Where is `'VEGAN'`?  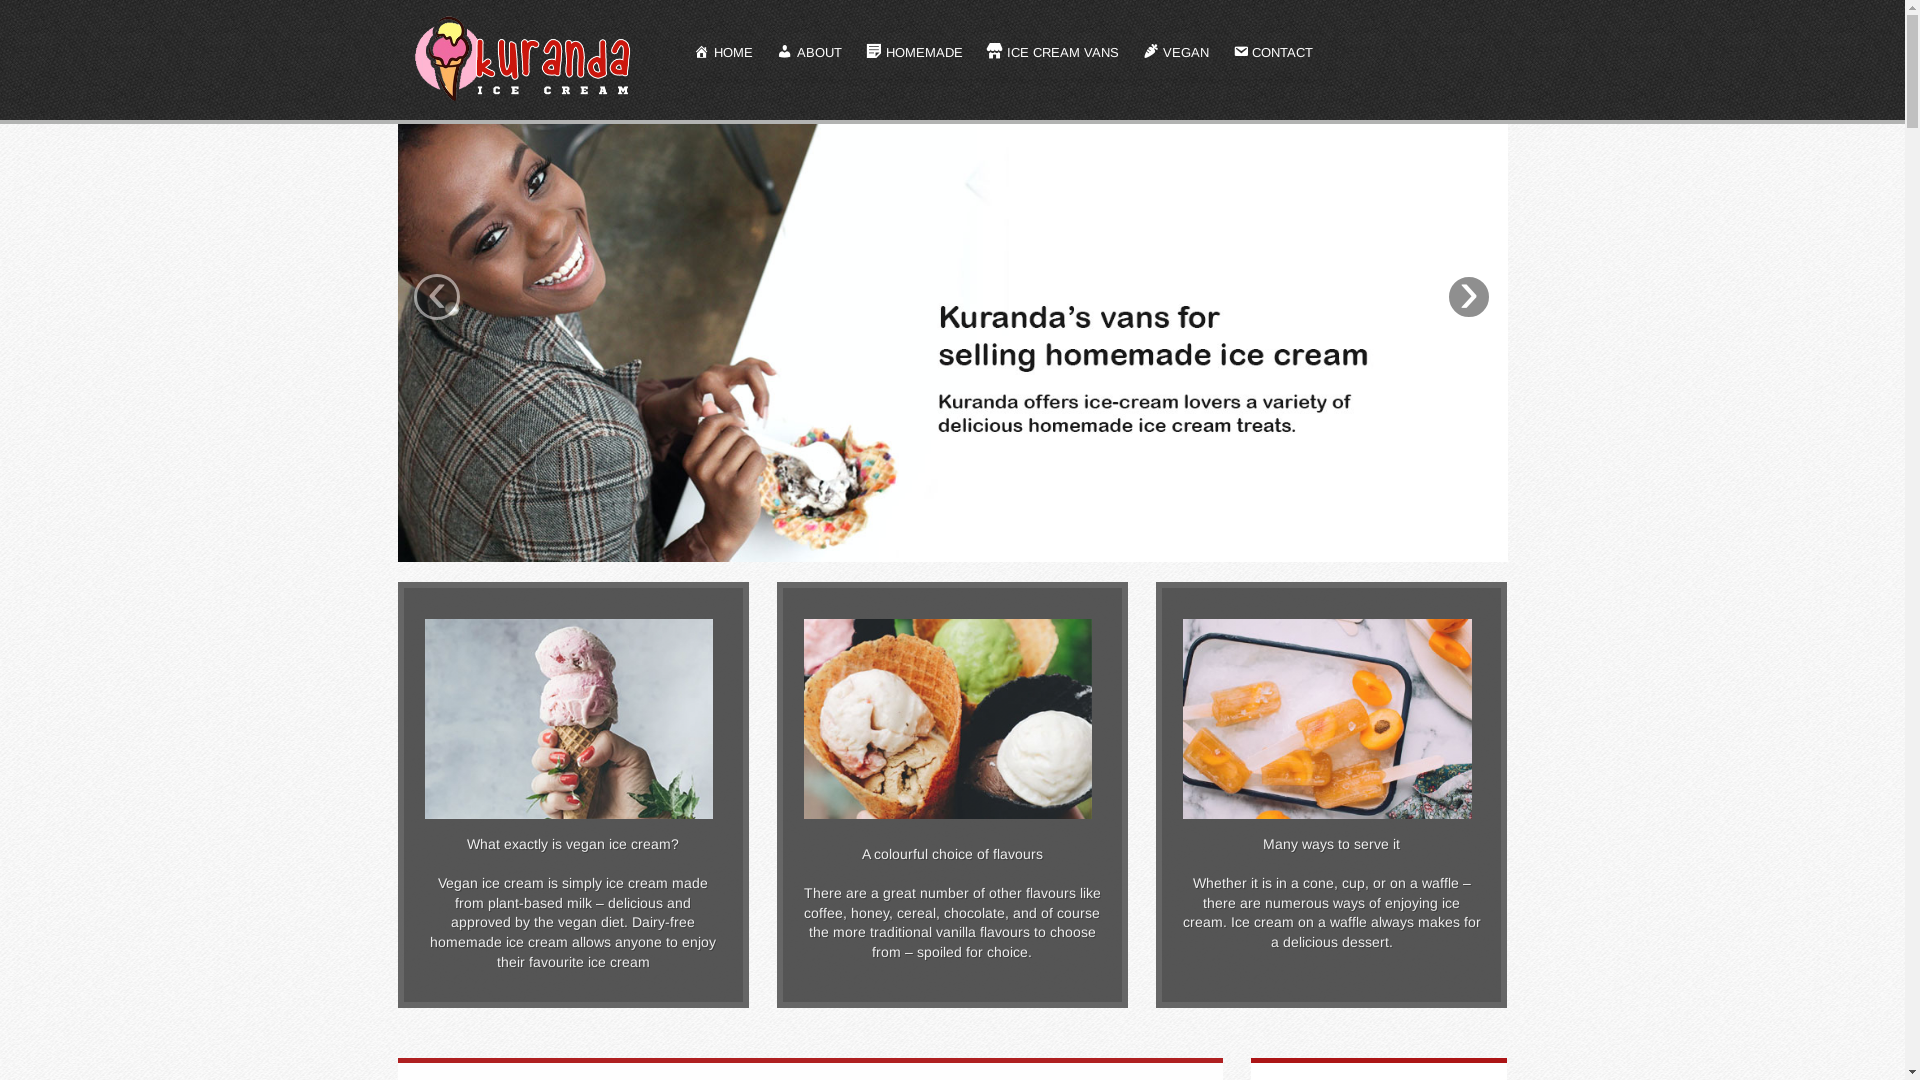 'VEGAN' is located at coordinates (1176, 53).